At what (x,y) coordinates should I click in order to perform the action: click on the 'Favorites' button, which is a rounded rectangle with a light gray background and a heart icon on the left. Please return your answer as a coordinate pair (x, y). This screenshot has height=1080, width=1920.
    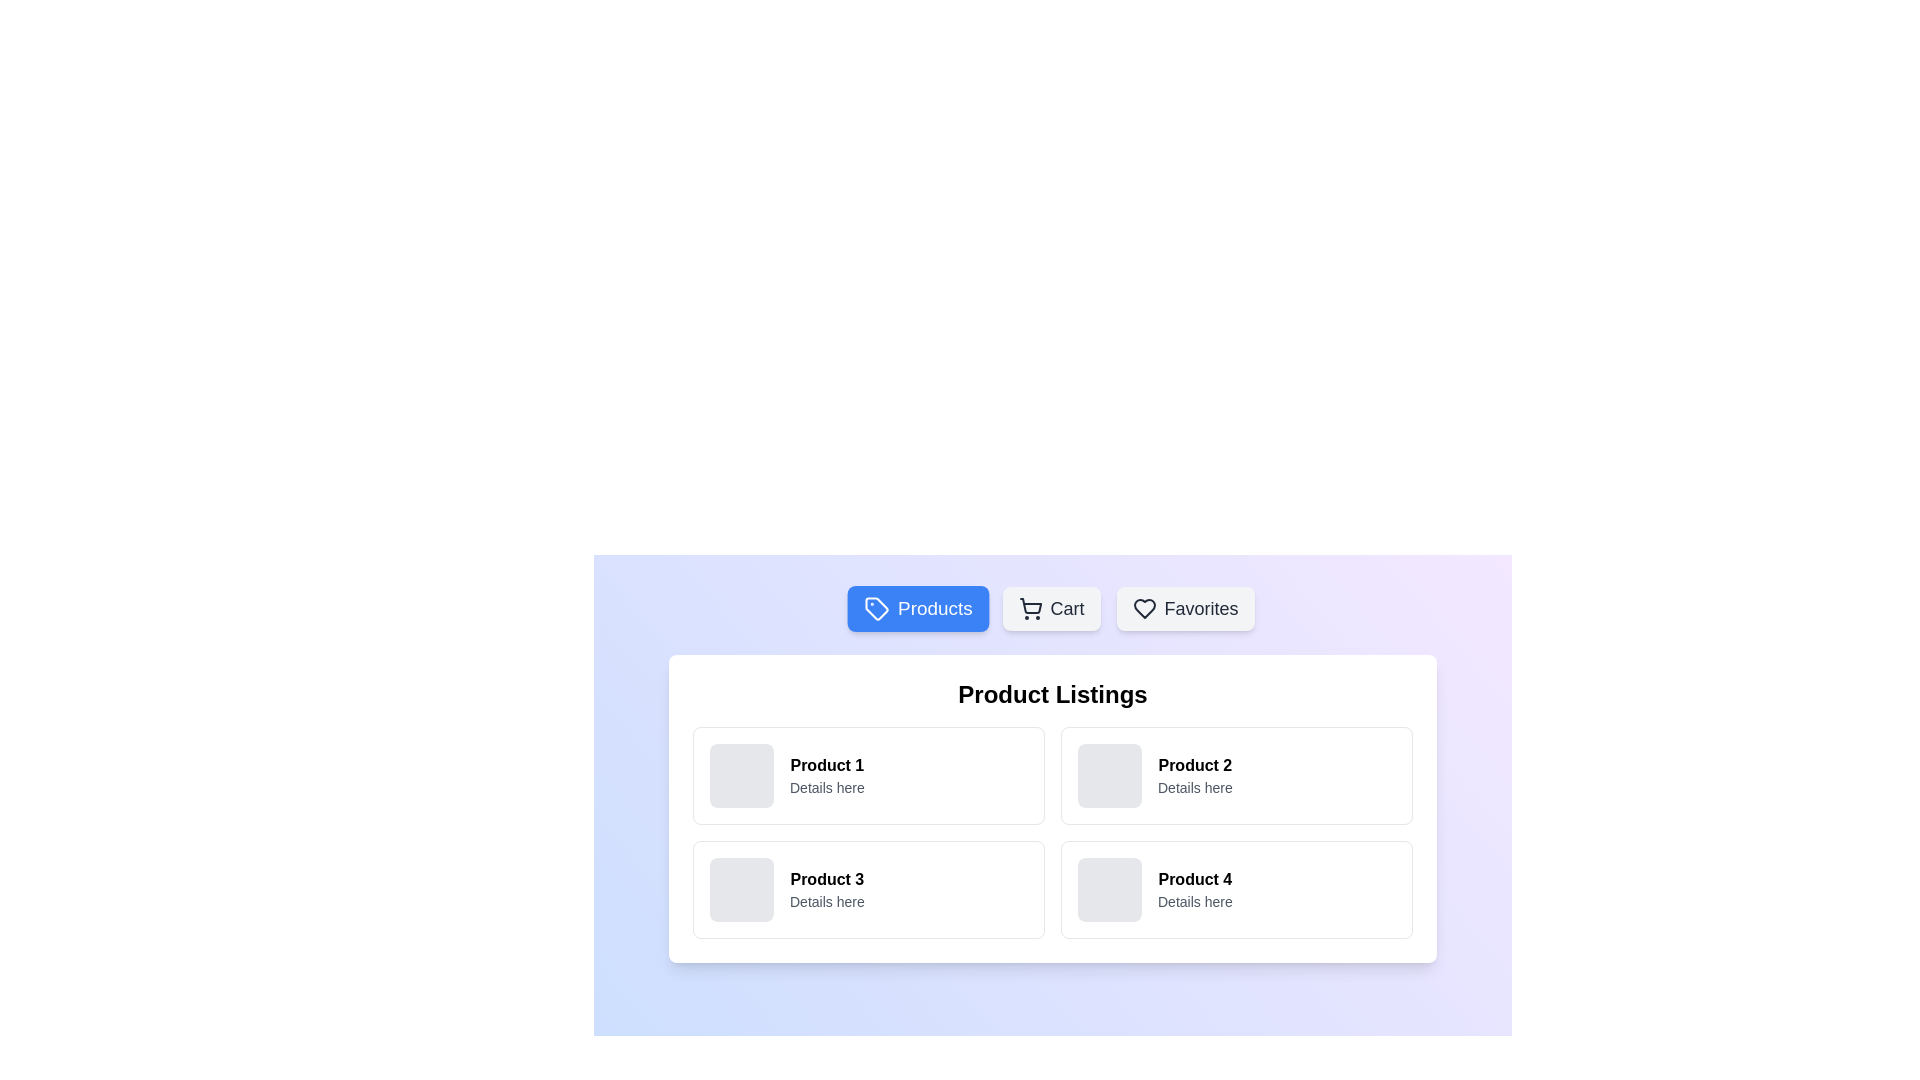
    Looking at the image, I should click on (1185, 608).